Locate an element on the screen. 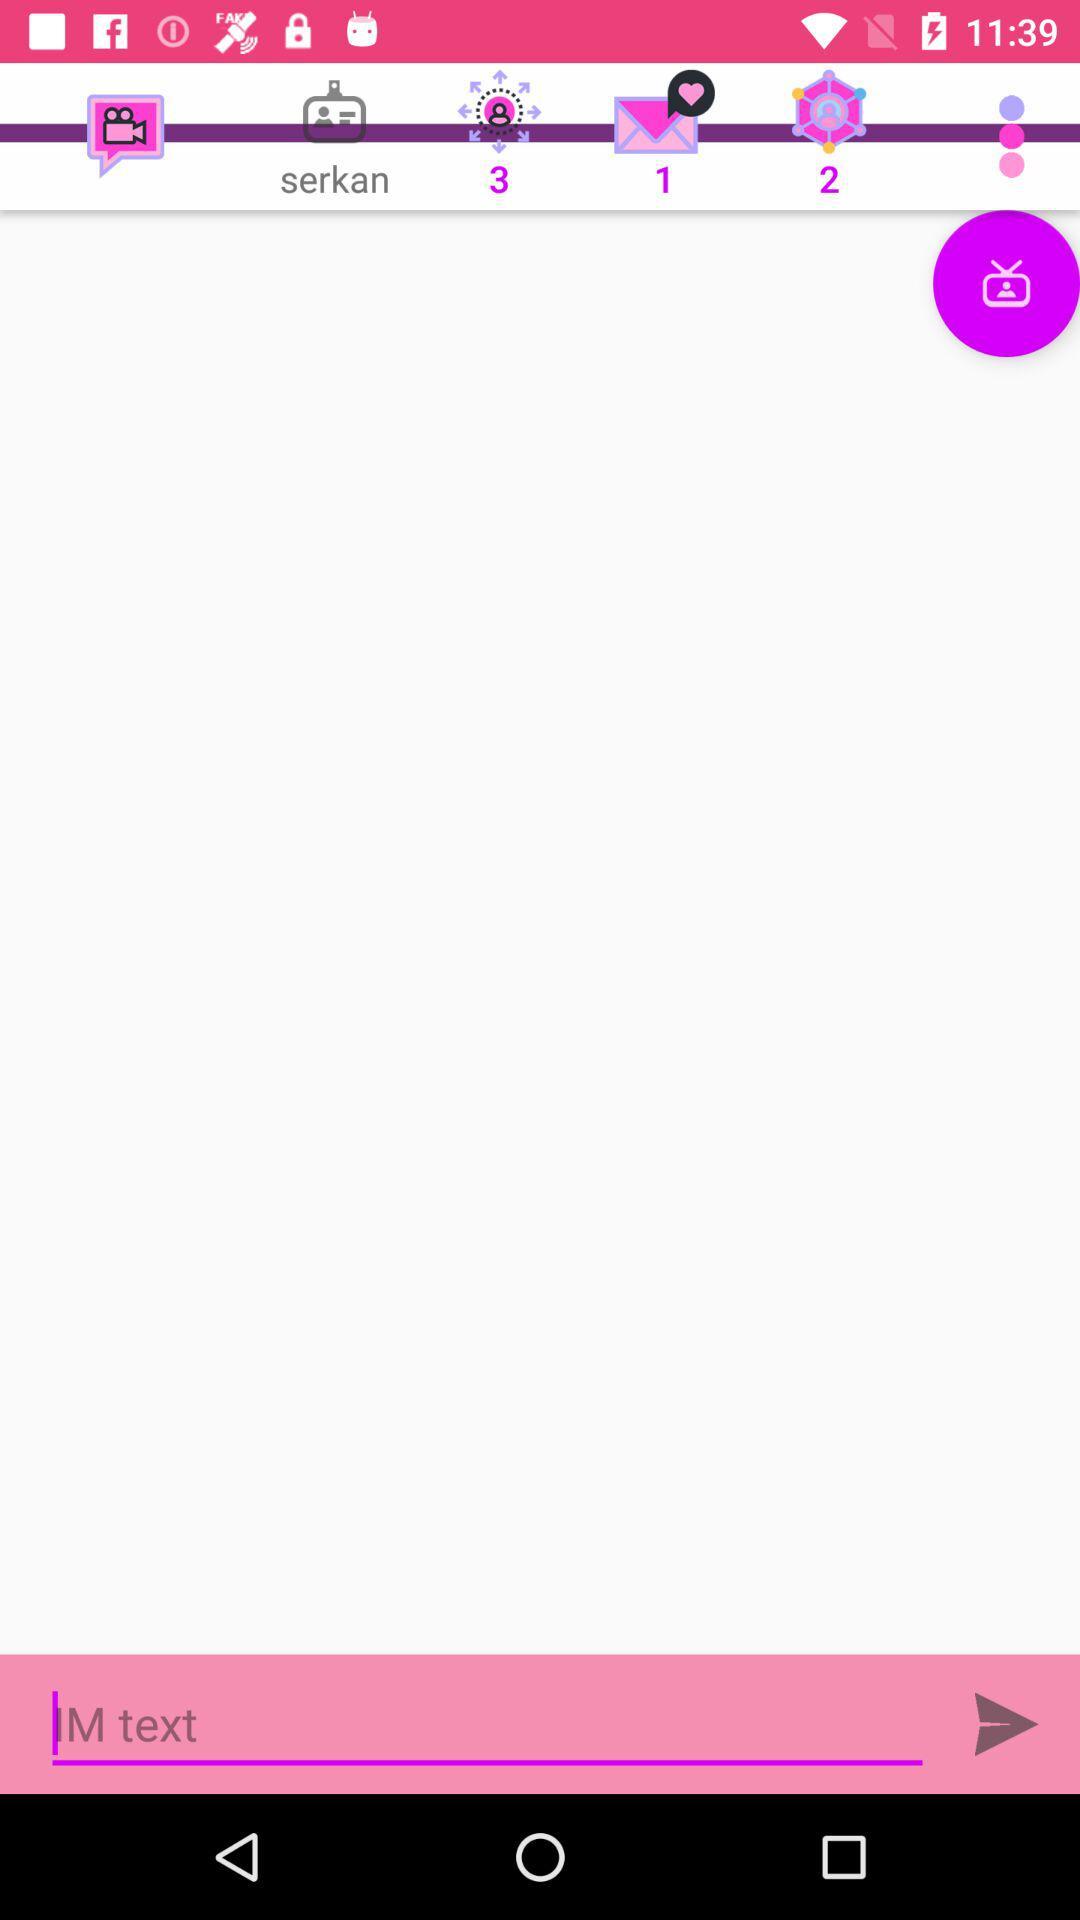 The width and height of the screenshot is (1080, 1920). main screen is located at coordinates (540, 931).